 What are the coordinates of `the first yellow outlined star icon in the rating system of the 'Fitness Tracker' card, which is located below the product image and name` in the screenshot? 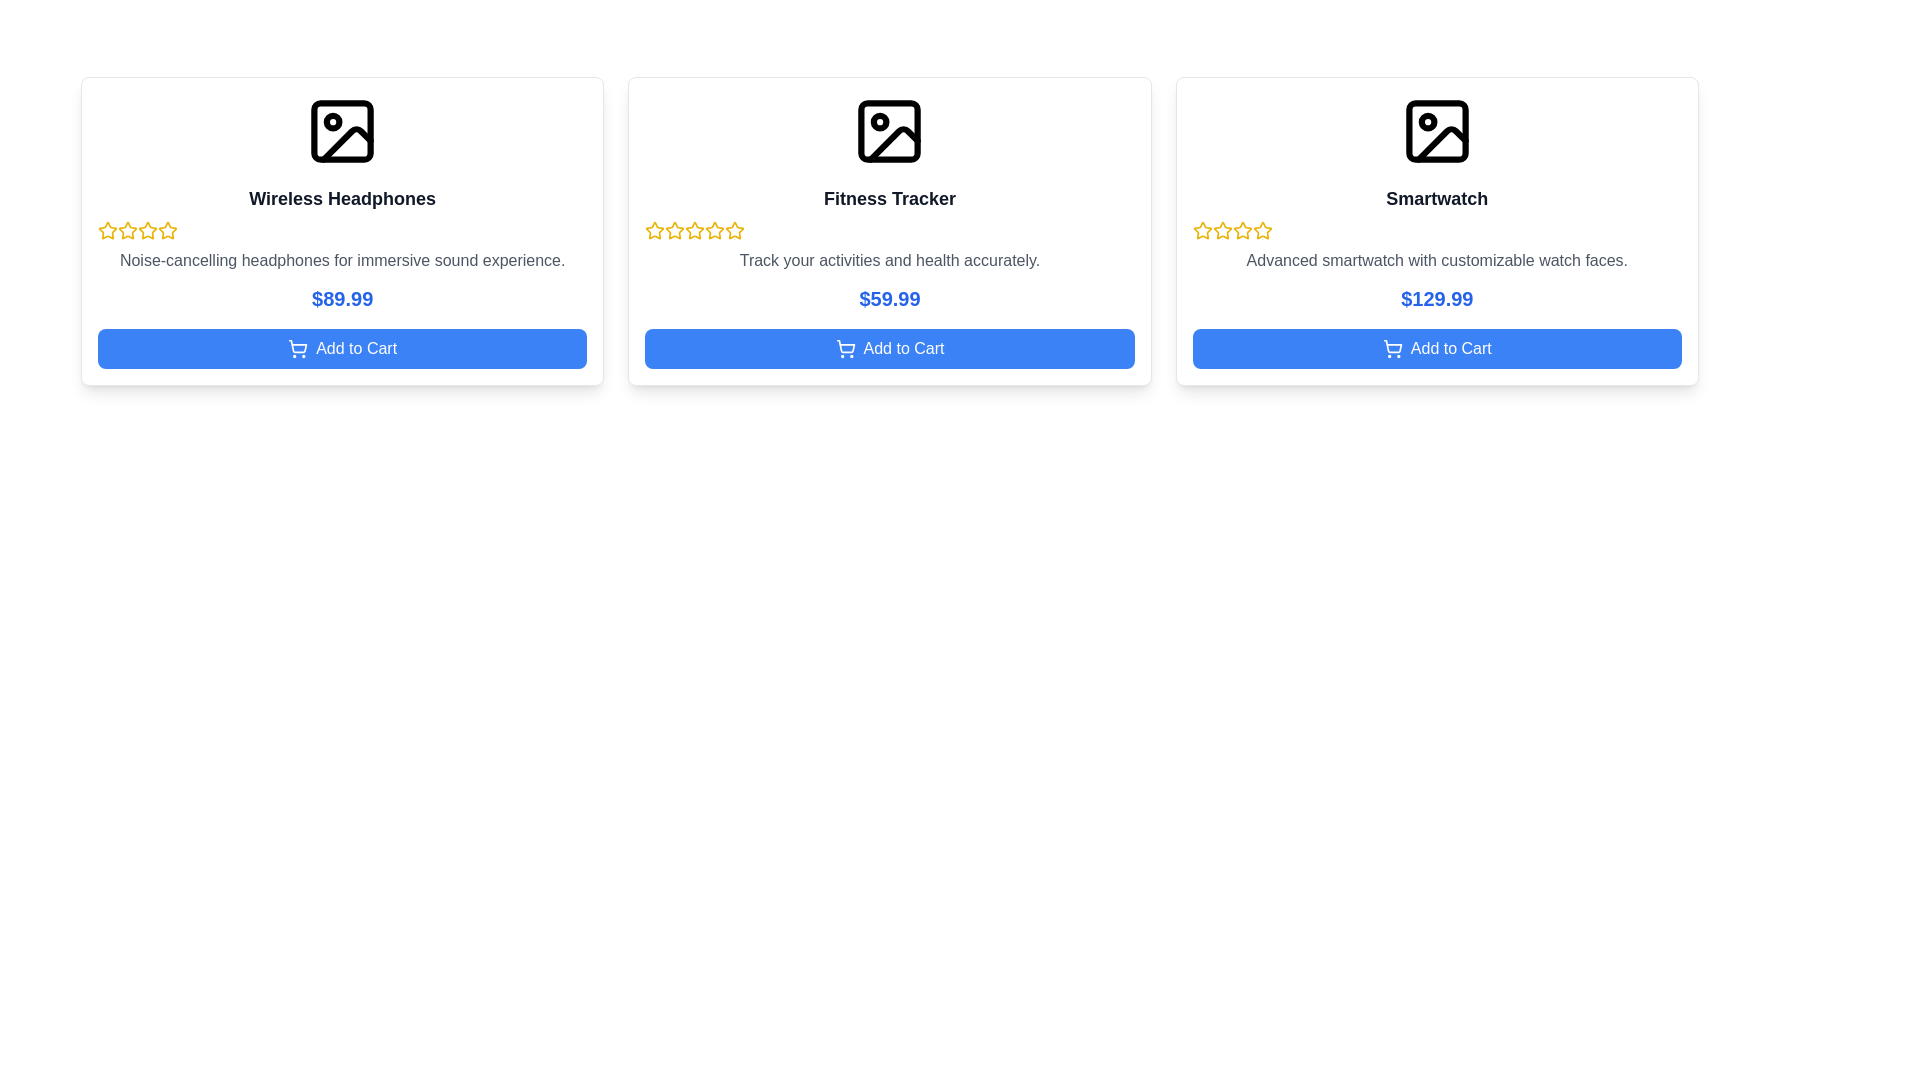 It's located at (655, 230).